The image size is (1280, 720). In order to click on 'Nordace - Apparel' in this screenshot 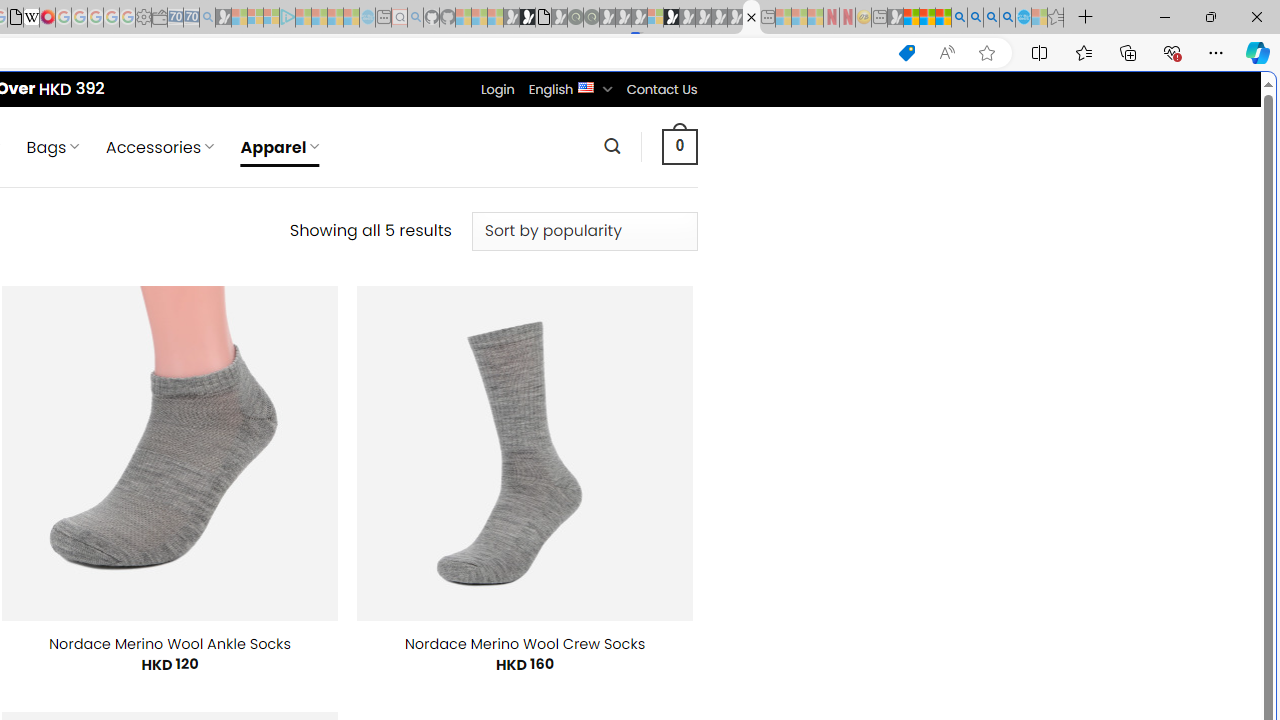, I will do `click(750, 17)`.